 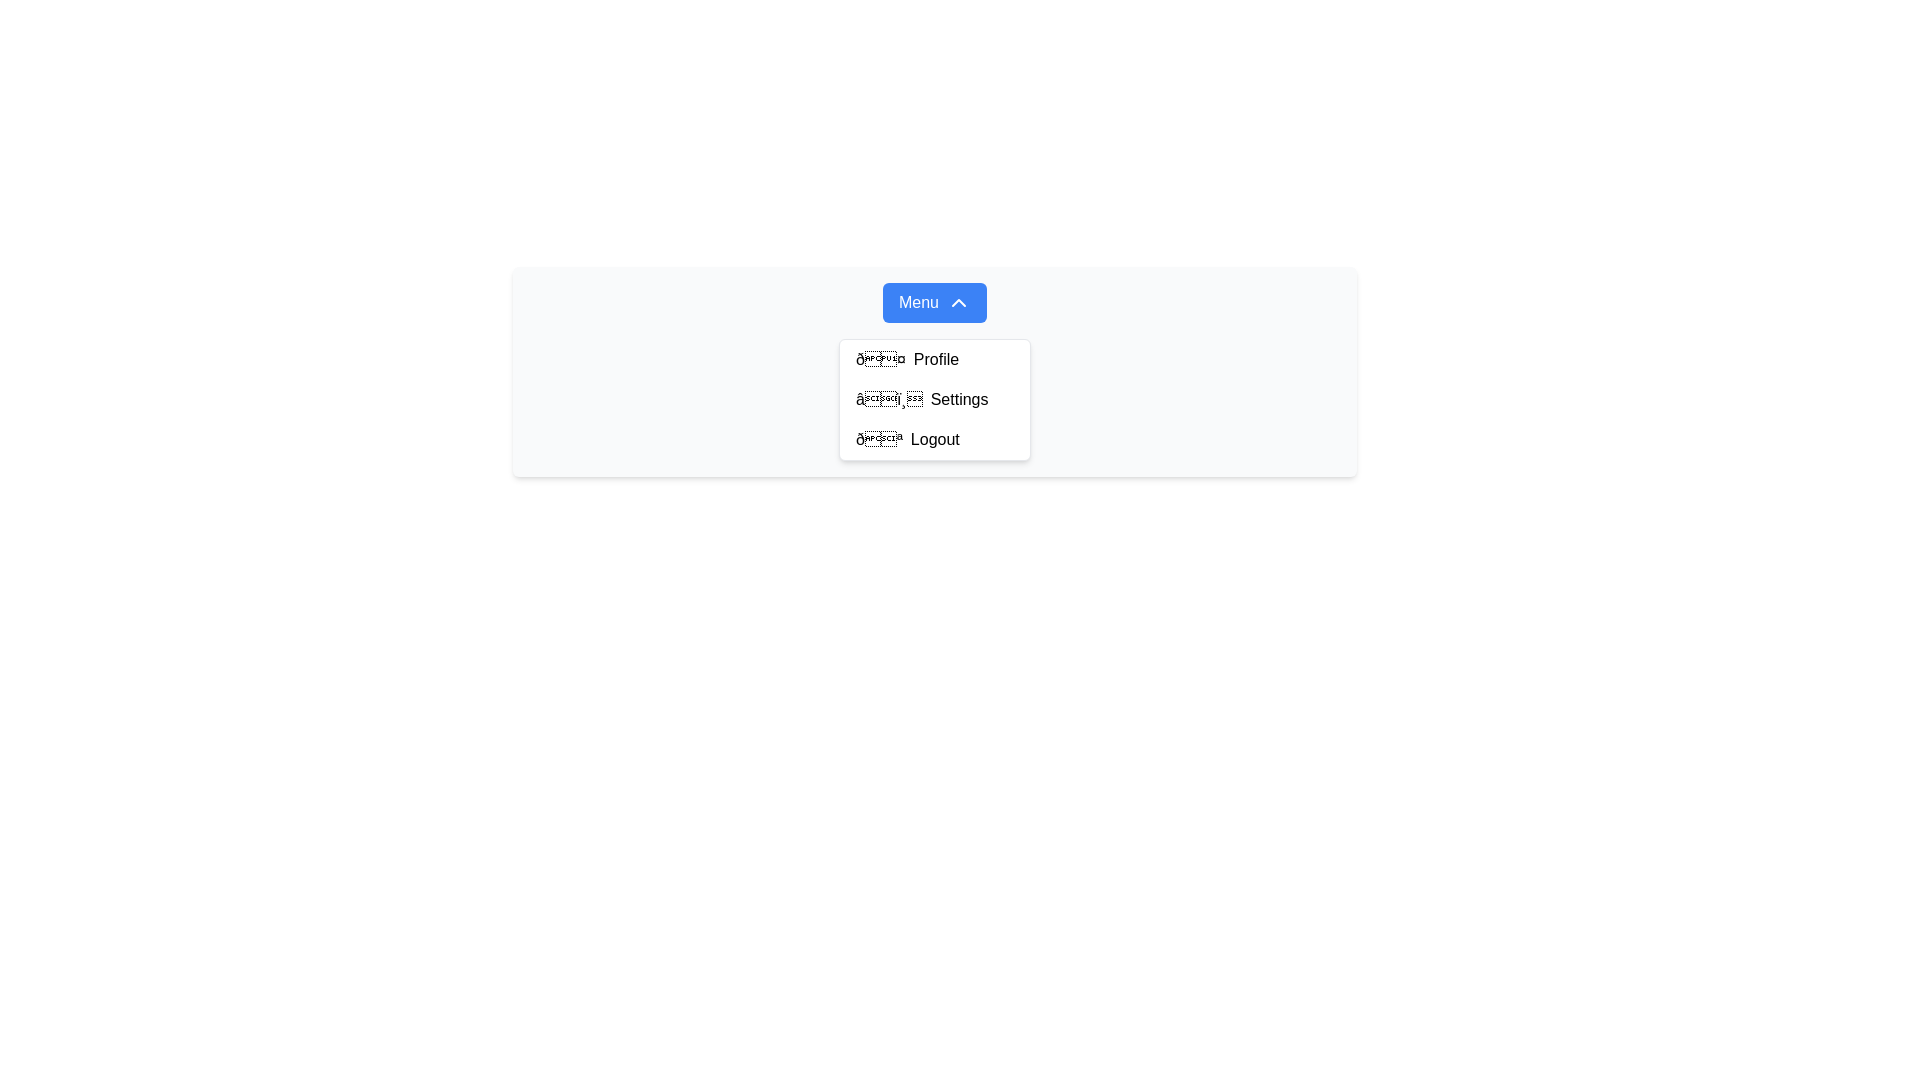 What do you see at coordinates (880, 358) in the screenshot?
I see `the face icon located to the left of the text 'Profile' in the 'Menu' dropdown` at bounding box center [880, 358].